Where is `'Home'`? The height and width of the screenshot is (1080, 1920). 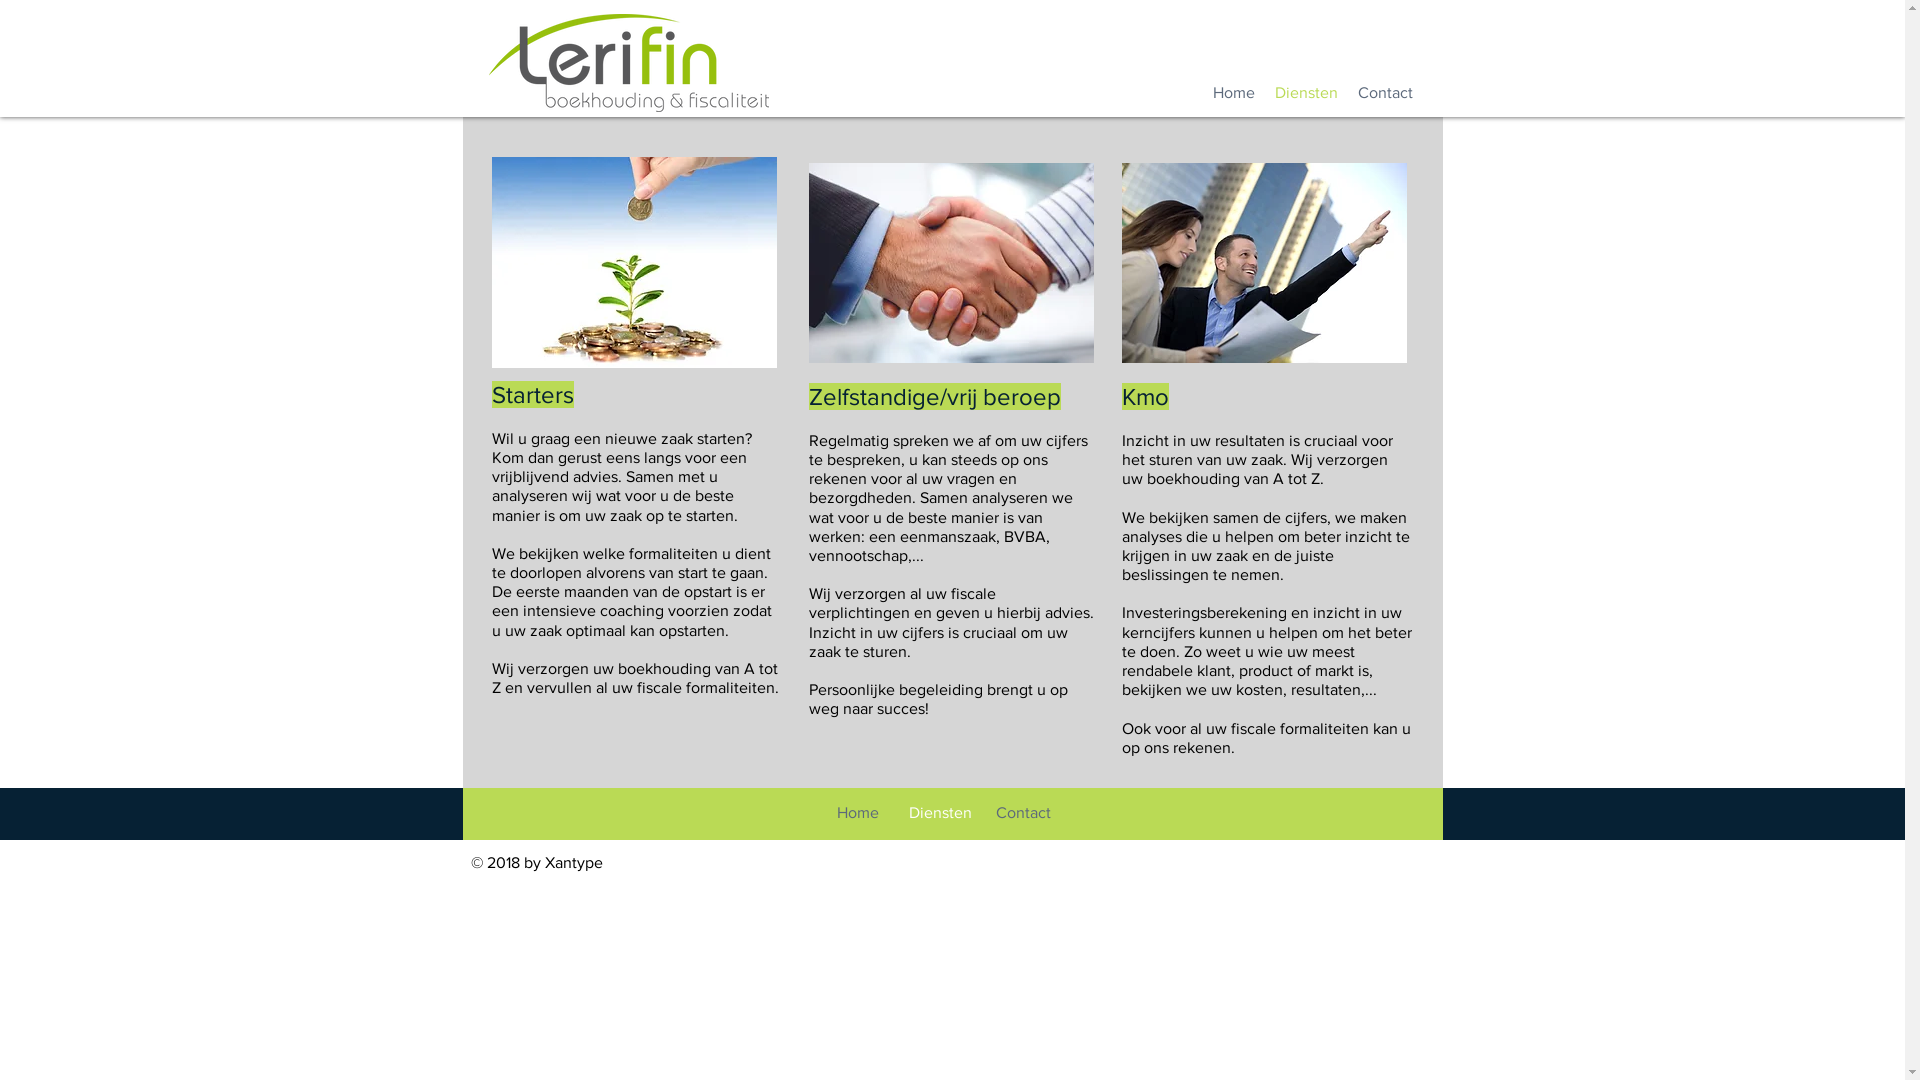 'Home' is located at coordinates (1232, 92).